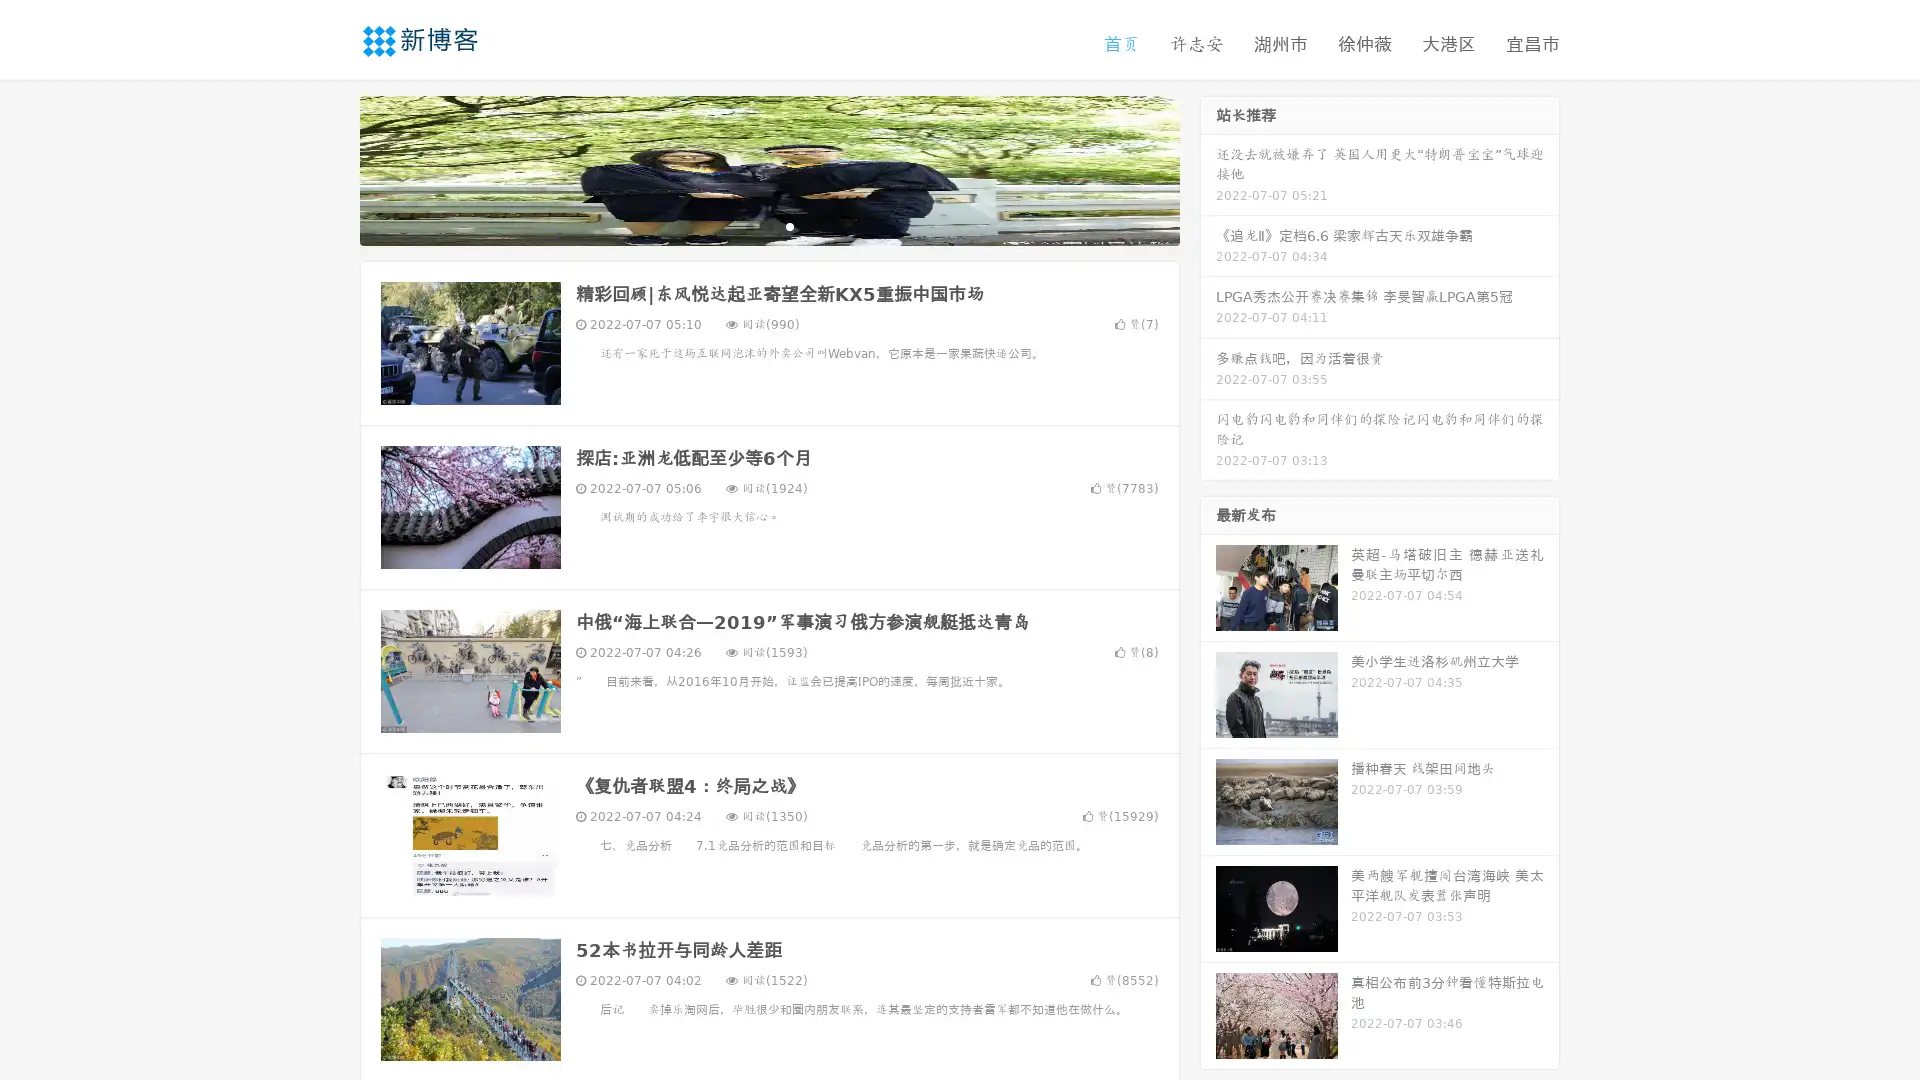  What do you see at coordinates (768, 225) in the screenshot?
I see `Go to slide 2` at bounding box center [768, 225].